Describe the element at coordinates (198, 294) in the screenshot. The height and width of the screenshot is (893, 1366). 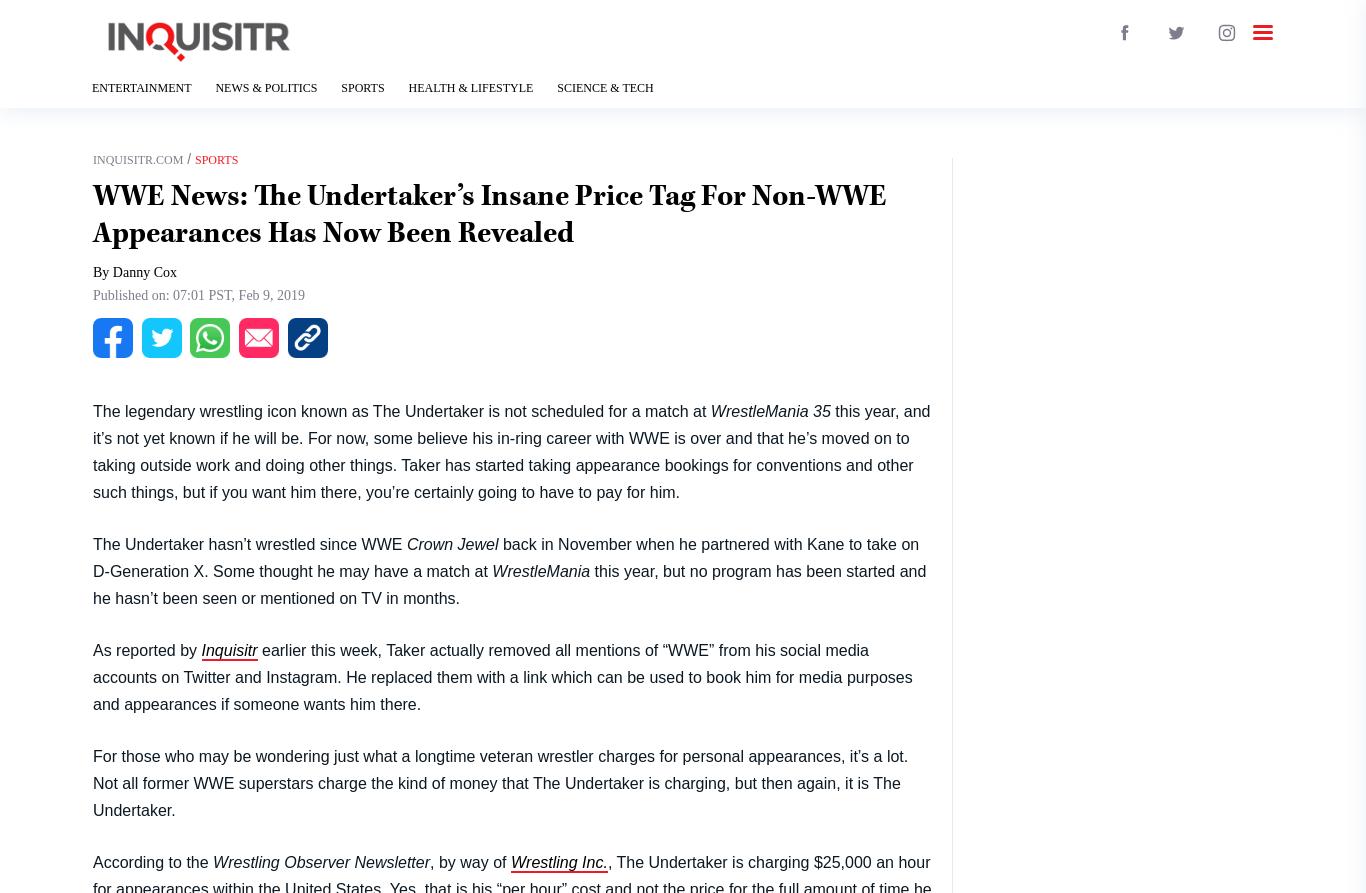
I see `'Published on: 07:01 PST, Feb 9, 2019'` at that location.